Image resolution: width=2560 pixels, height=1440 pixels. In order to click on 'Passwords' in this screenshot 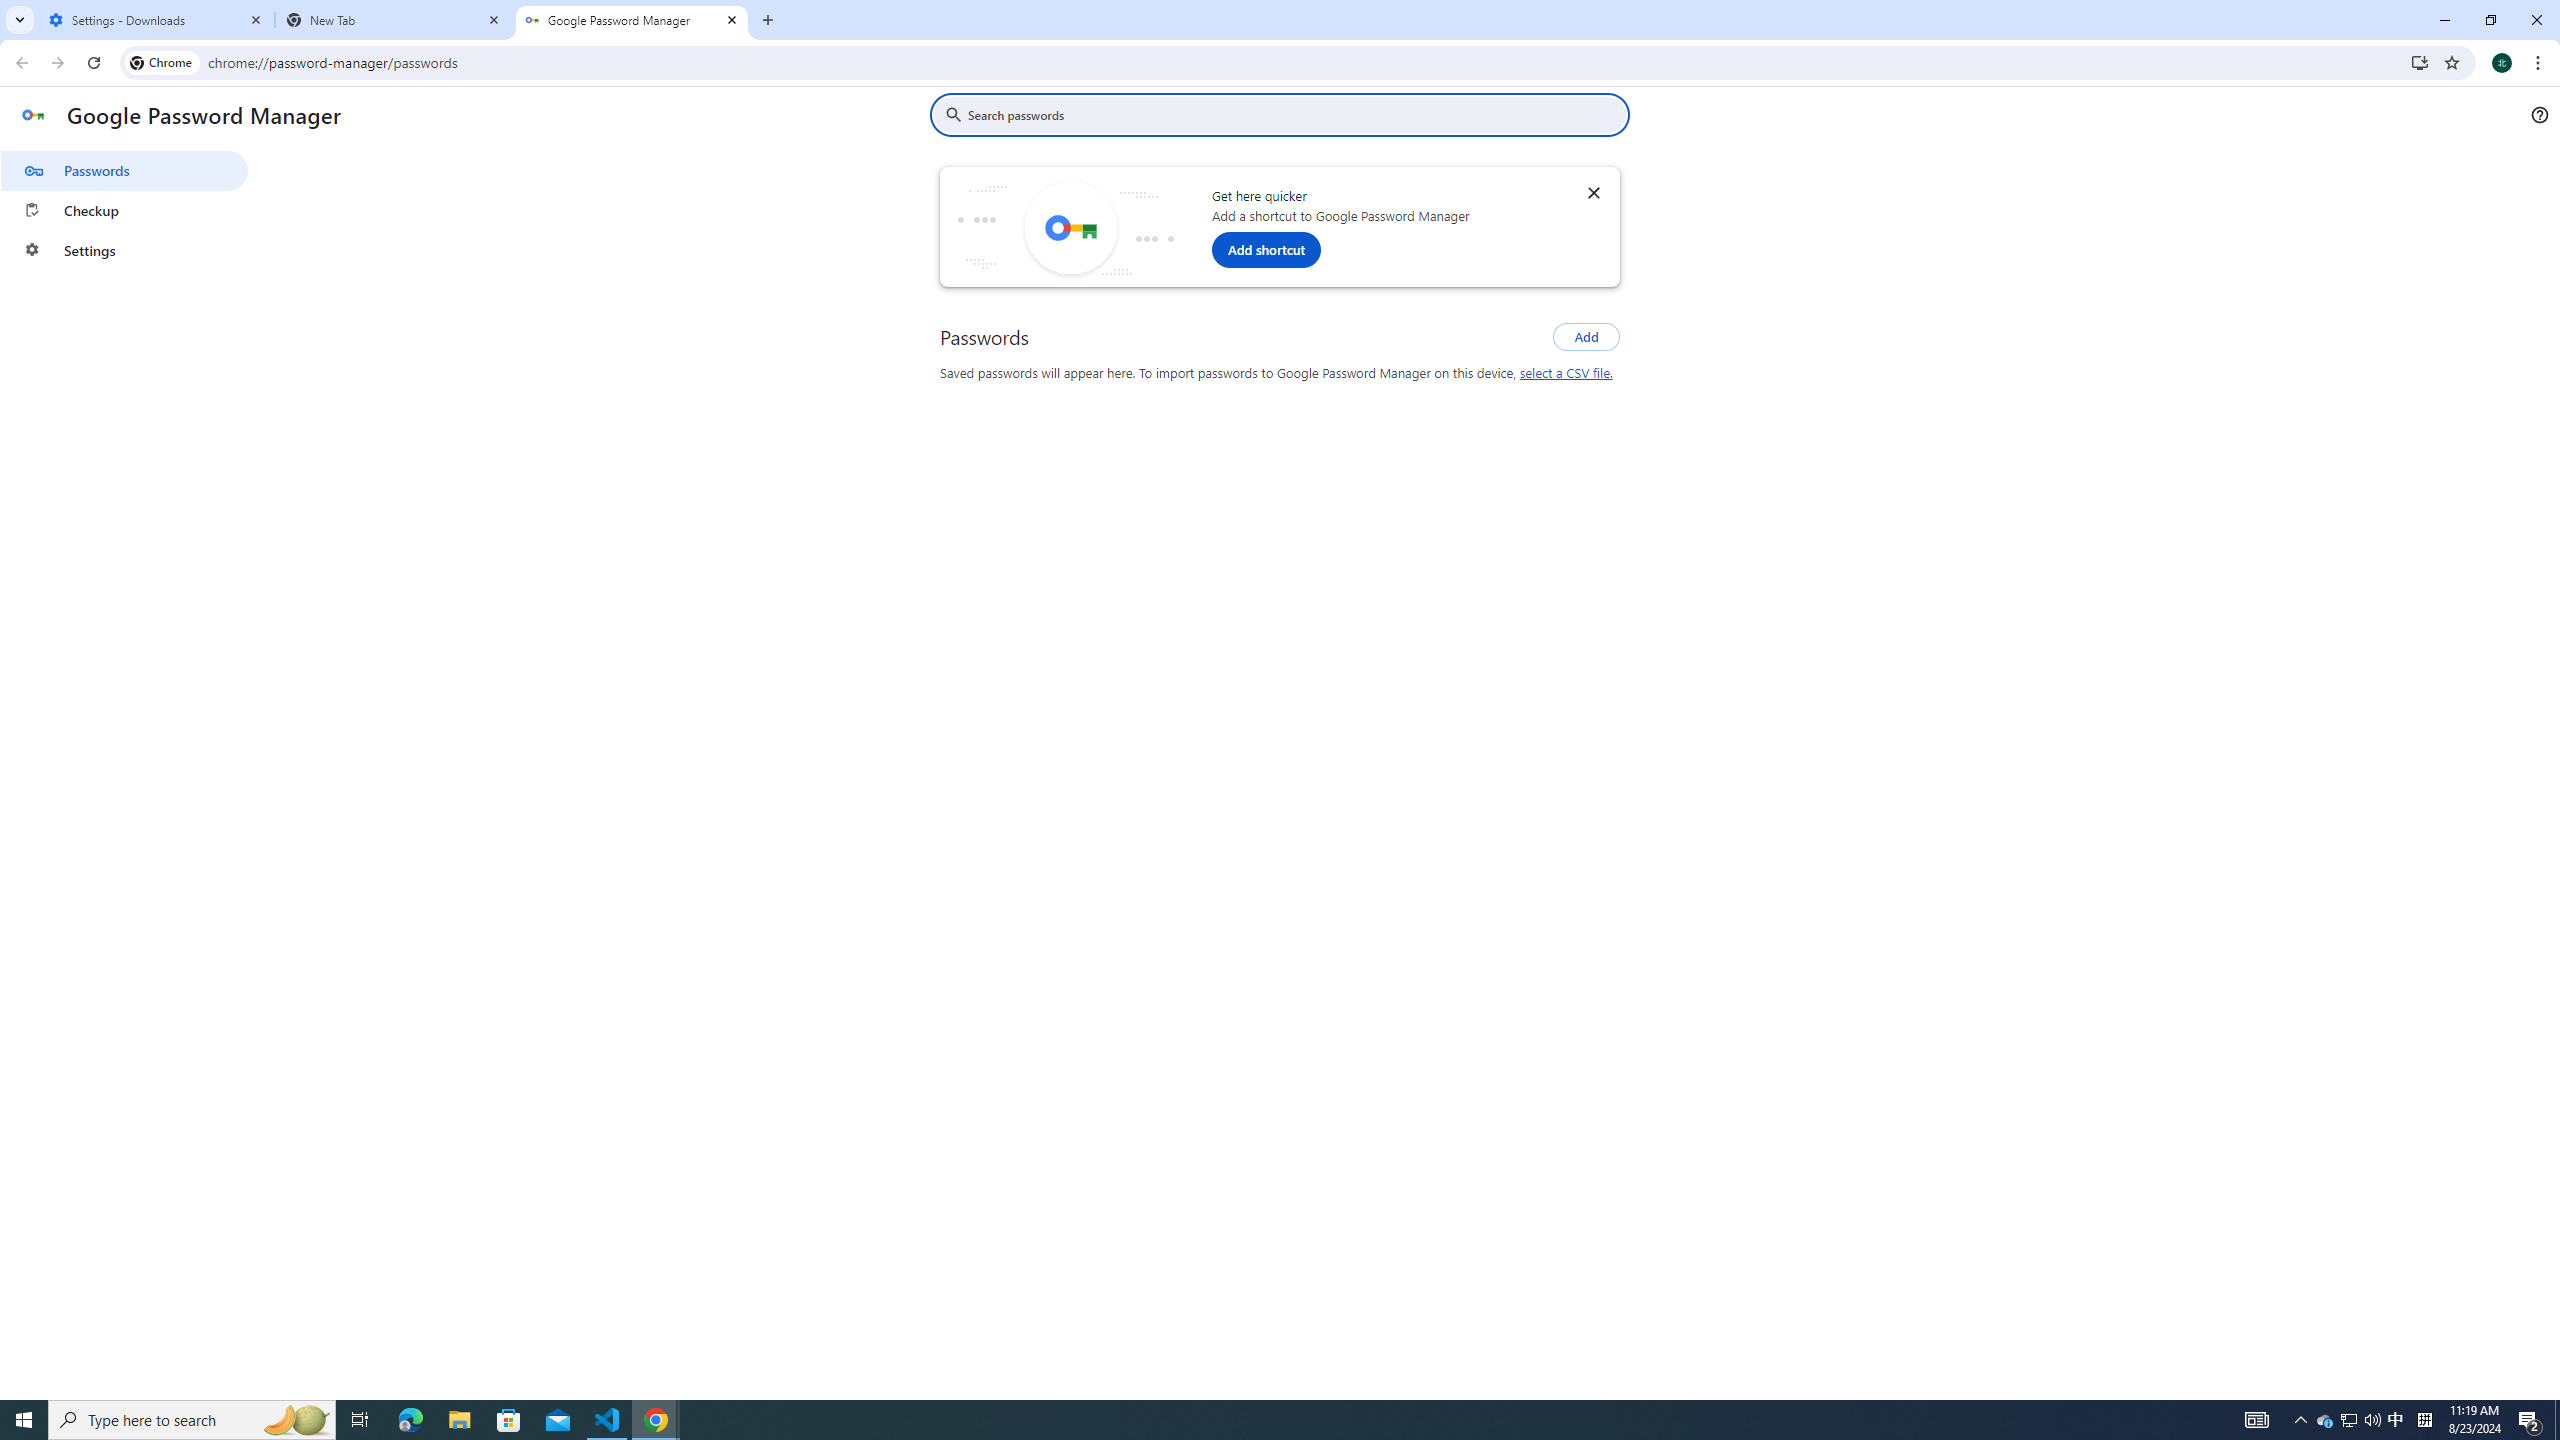, I will do `click(123, 171)`.